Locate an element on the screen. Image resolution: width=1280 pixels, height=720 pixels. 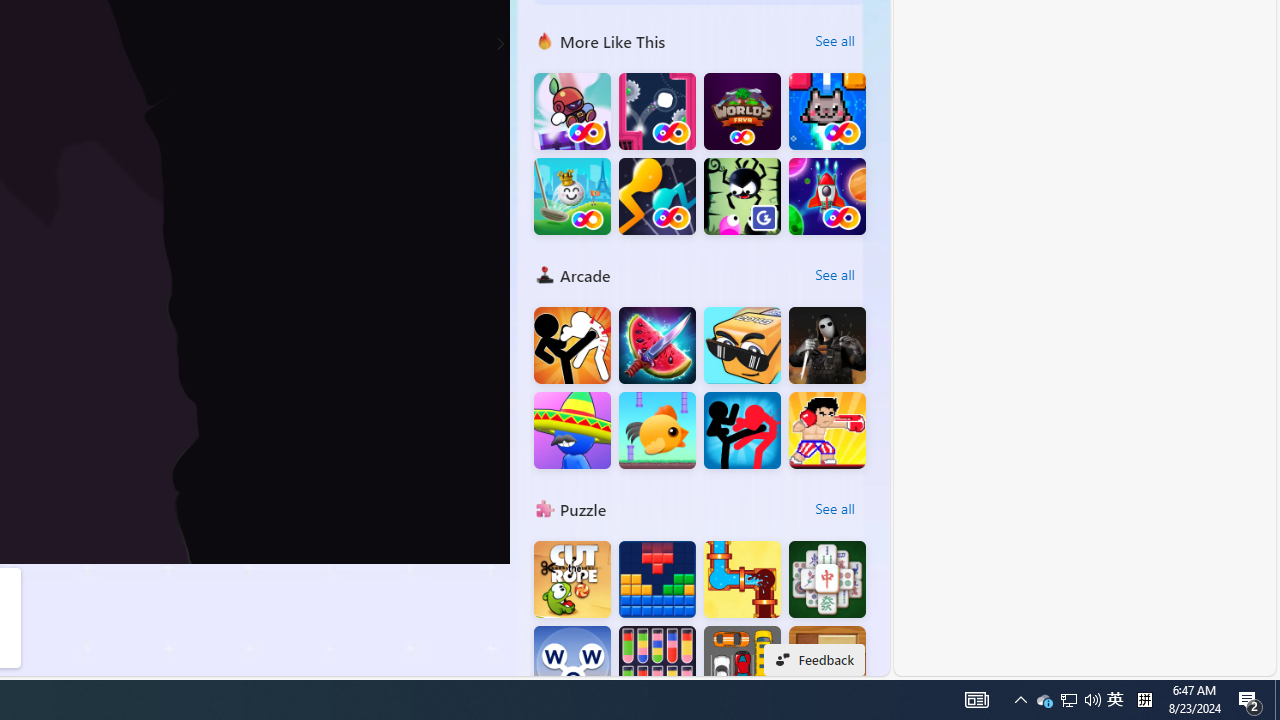
'BlockBuster: Adventures Puzzle' is located at coordinates (657, 579).